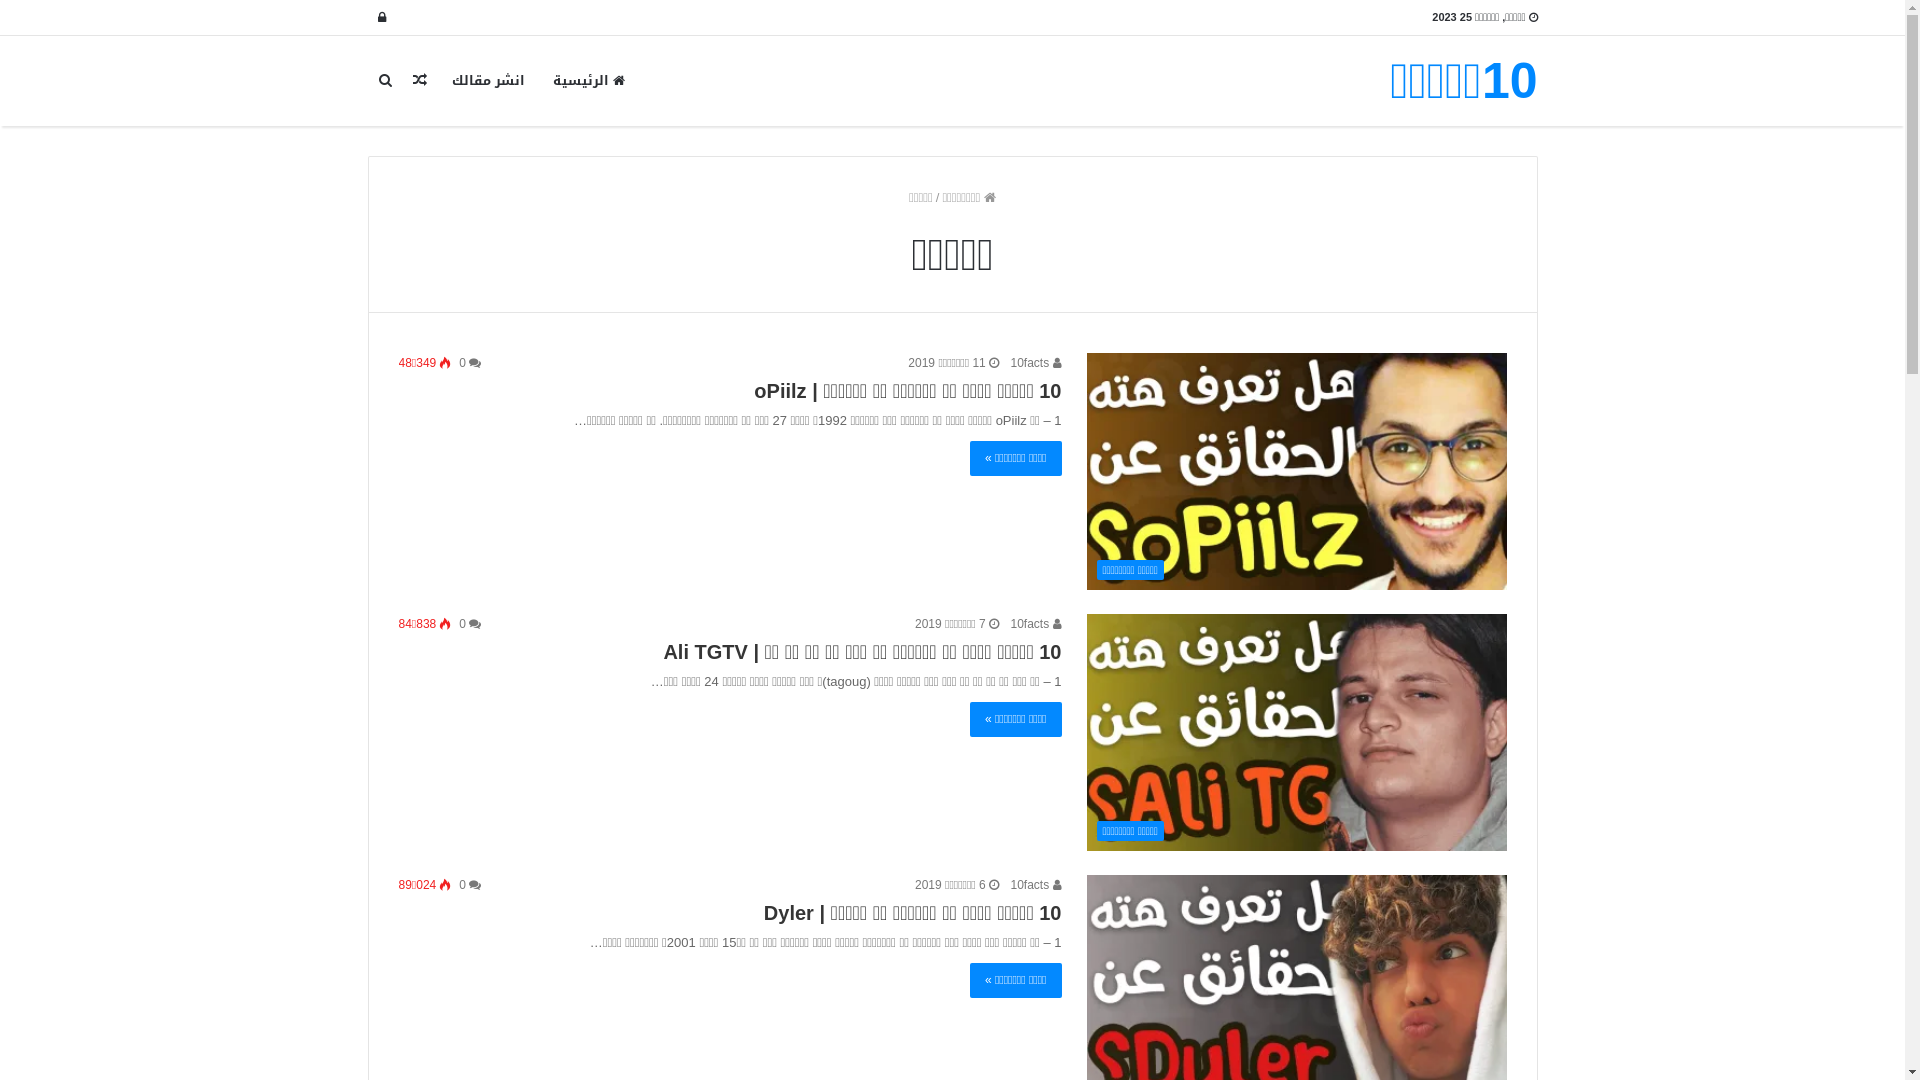  What do you see at coordinates (1035, 362) in the screenshot?
I see `'10facts'` at bounding box center [1035, 362].